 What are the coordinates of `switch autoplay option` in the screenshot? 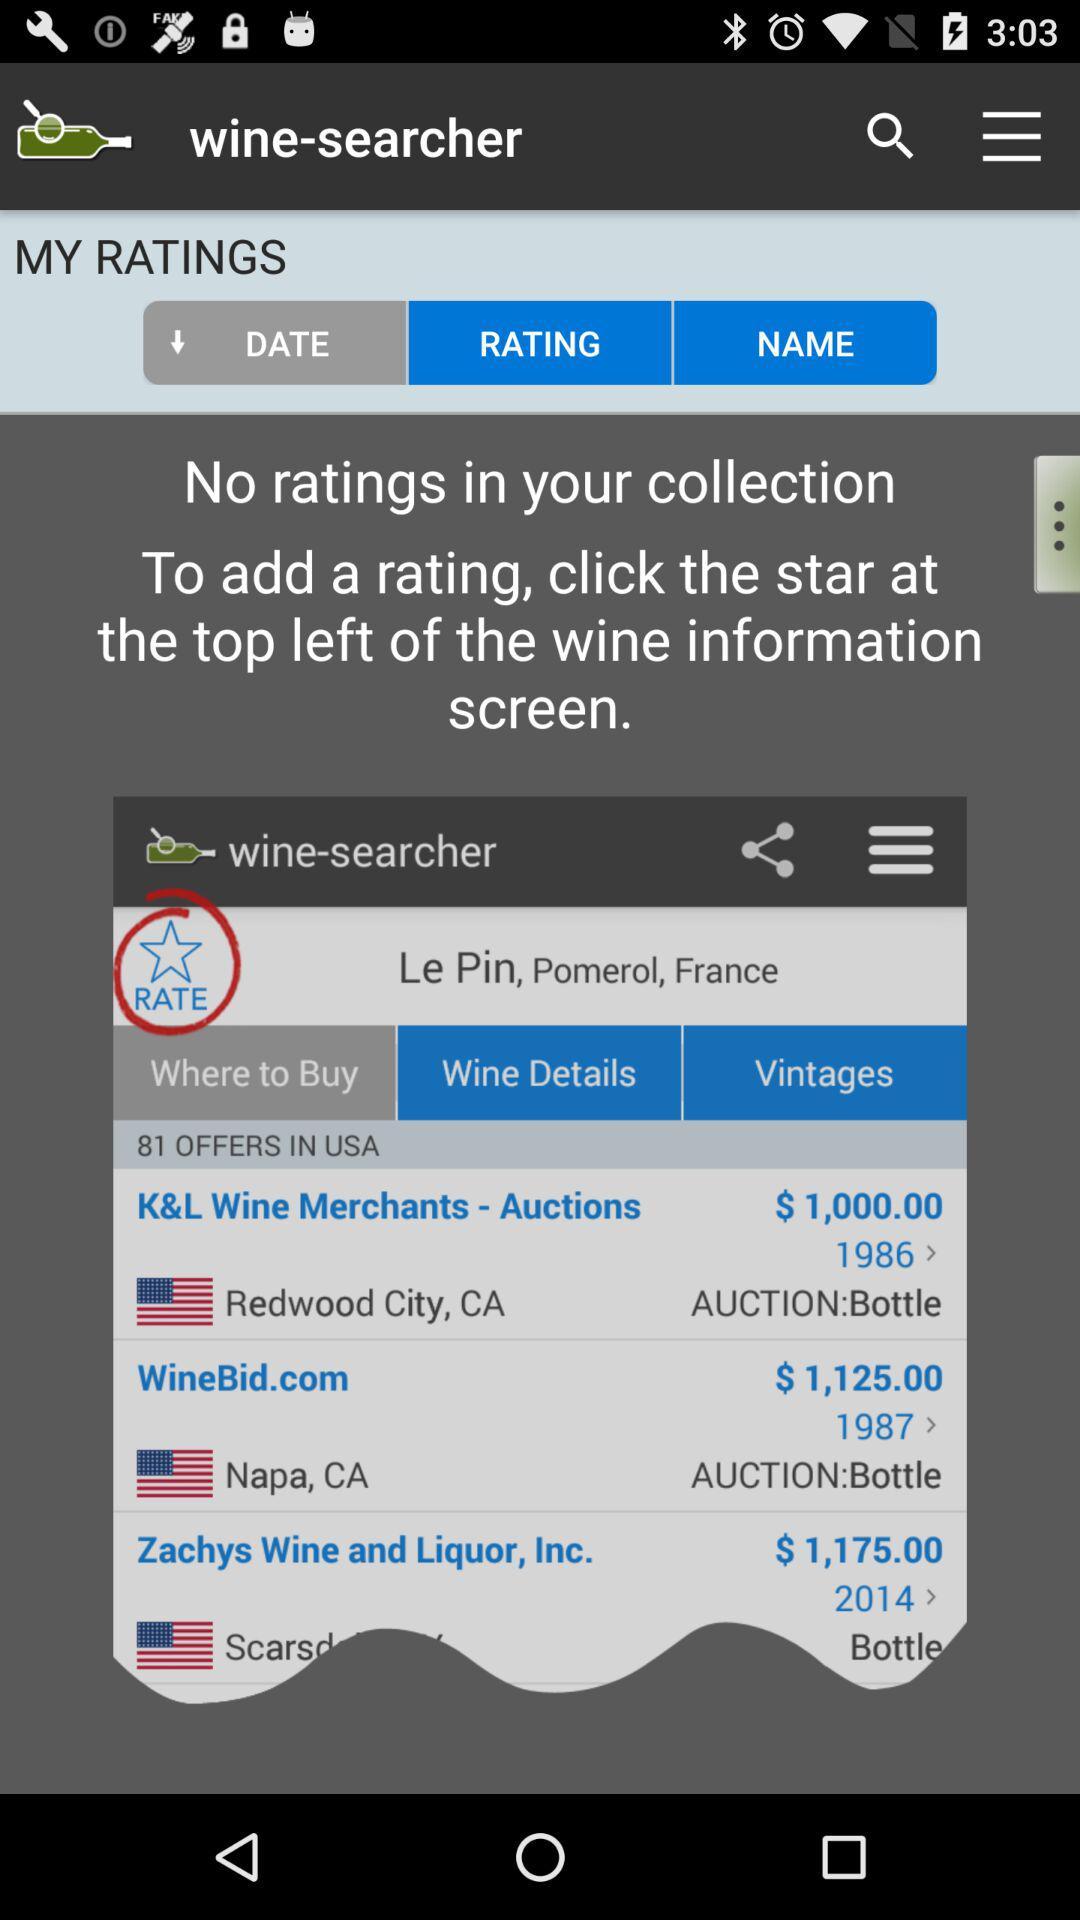 It's located at (1039, 519).